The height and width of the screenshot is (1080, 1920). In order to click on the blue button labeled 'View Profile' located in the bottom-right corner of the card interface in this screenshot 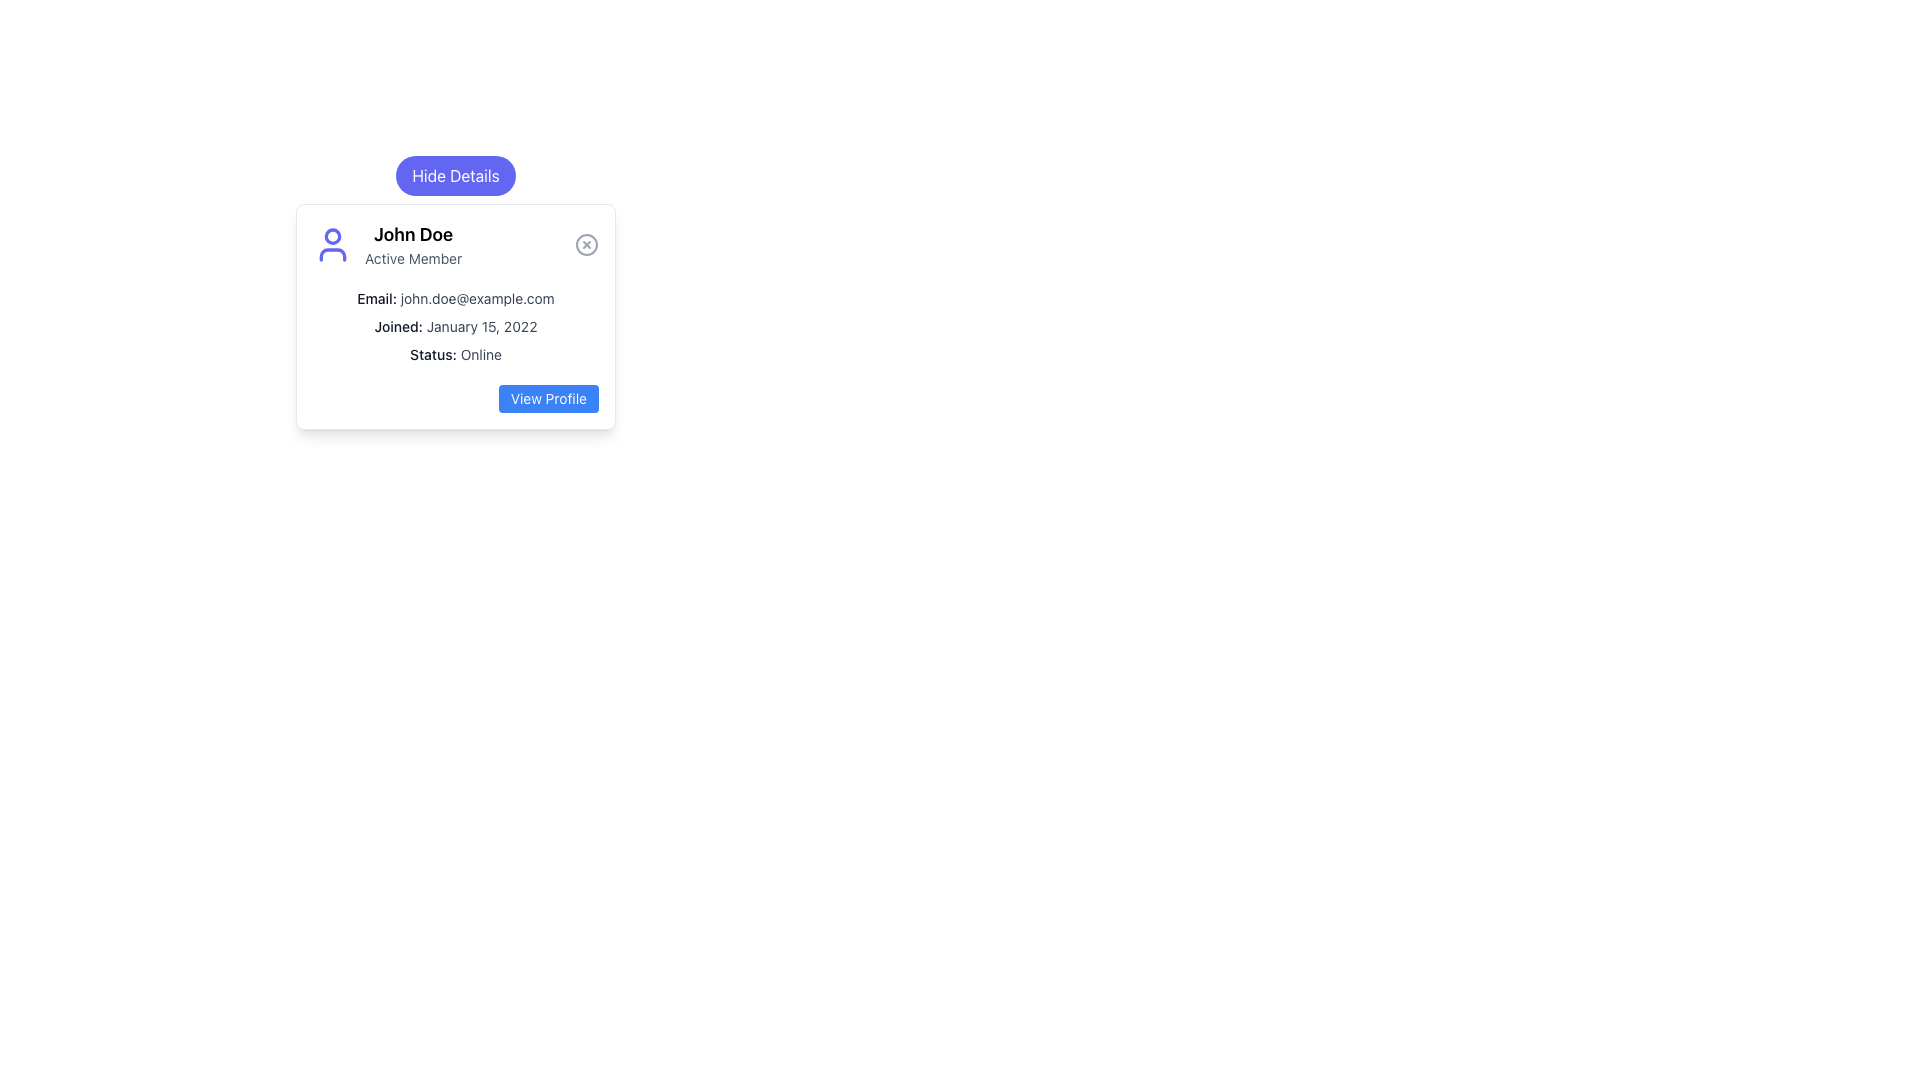, I will do `click(548, 398)`.